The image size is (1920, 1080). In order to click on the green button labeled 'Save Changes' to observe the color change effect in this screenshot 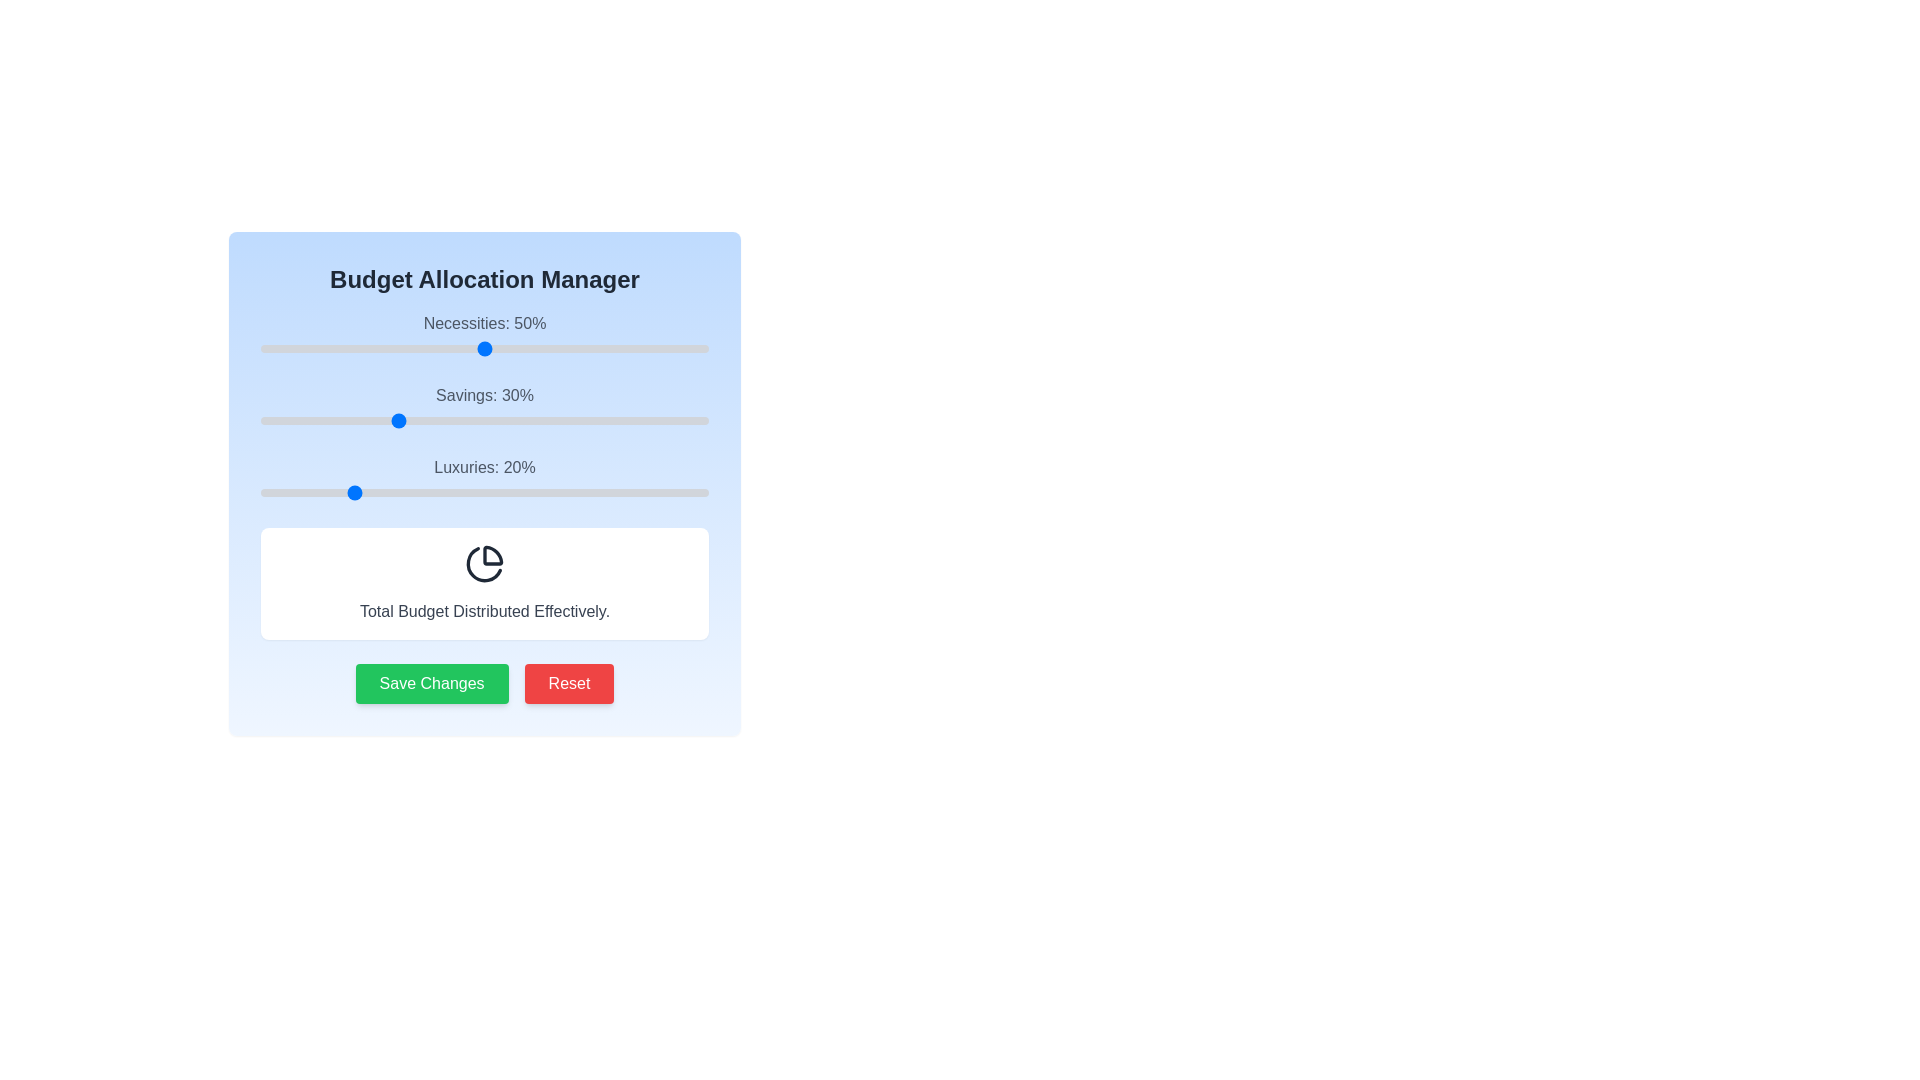, I will do `click(431, 682)`.